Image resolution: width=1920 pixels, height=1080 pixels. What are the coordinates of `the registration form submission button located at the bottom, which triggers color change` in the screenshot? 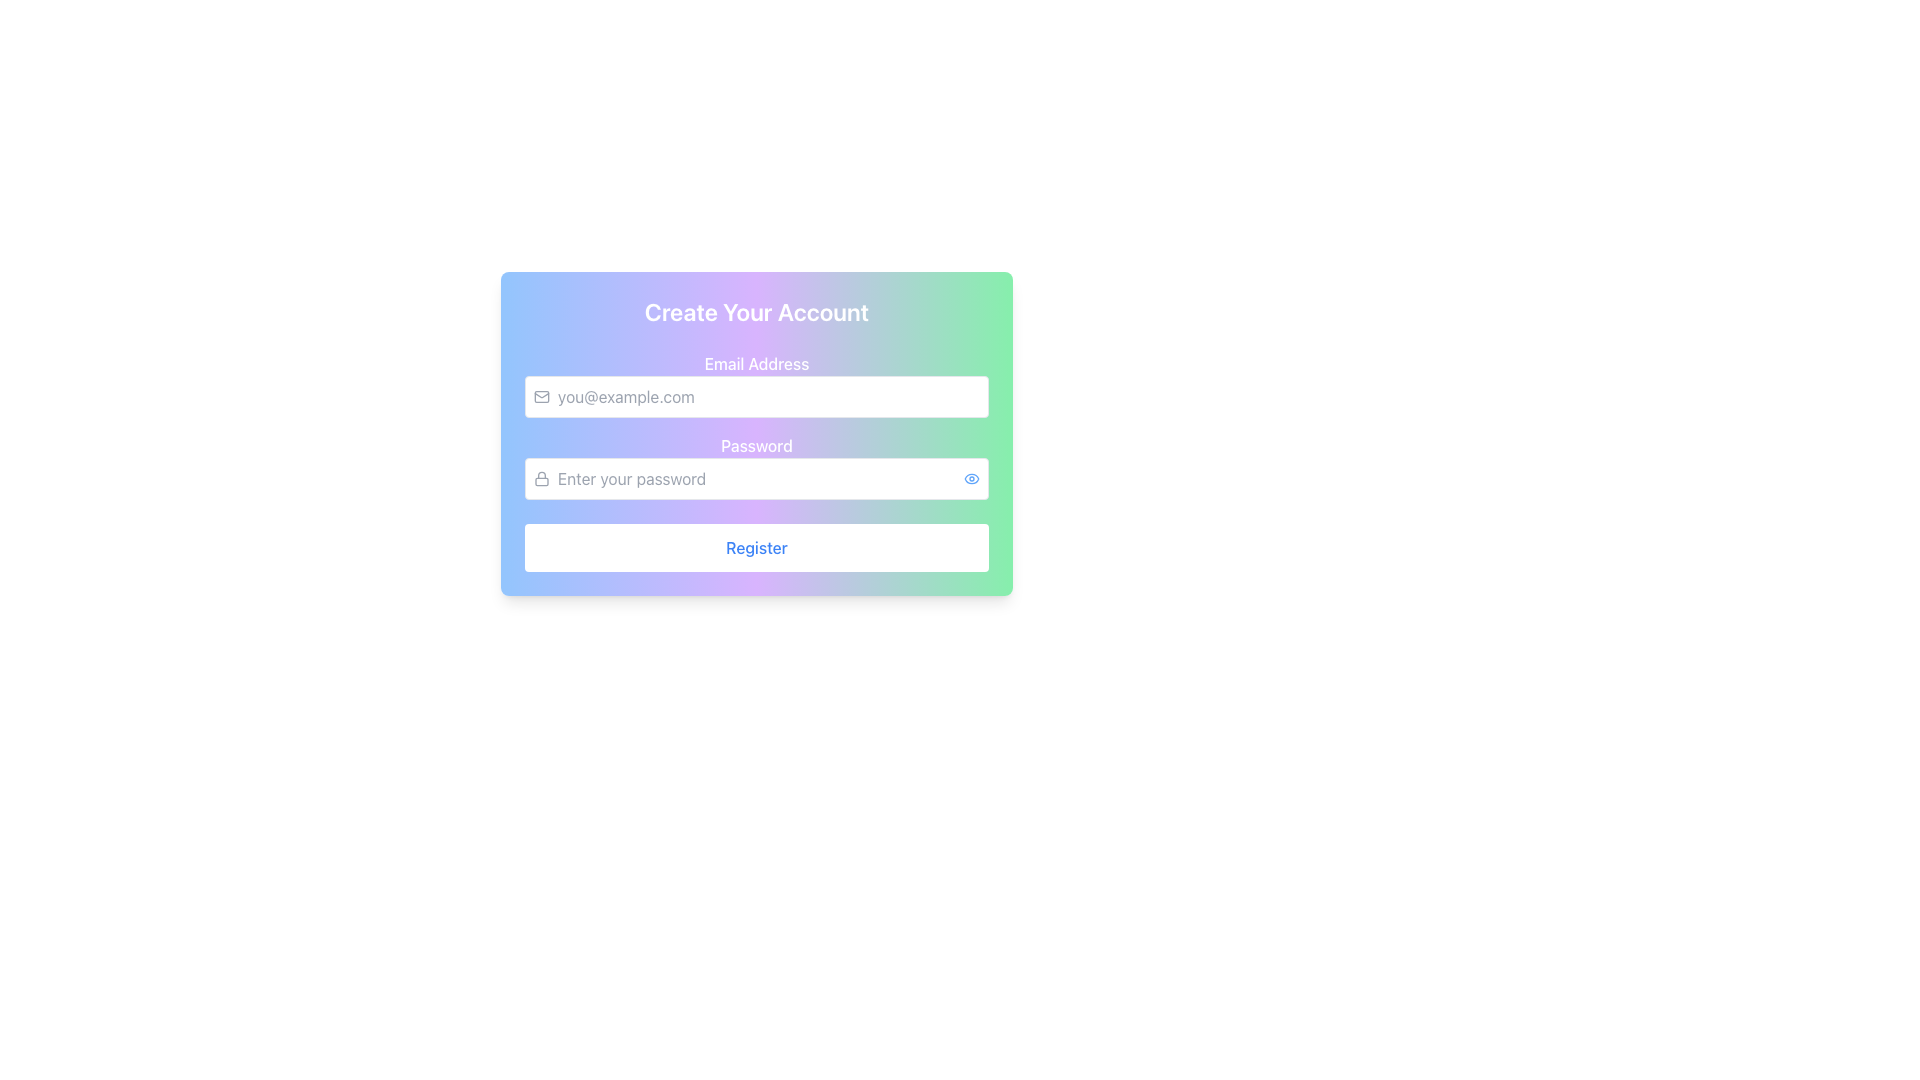 It's located at (756, 547).